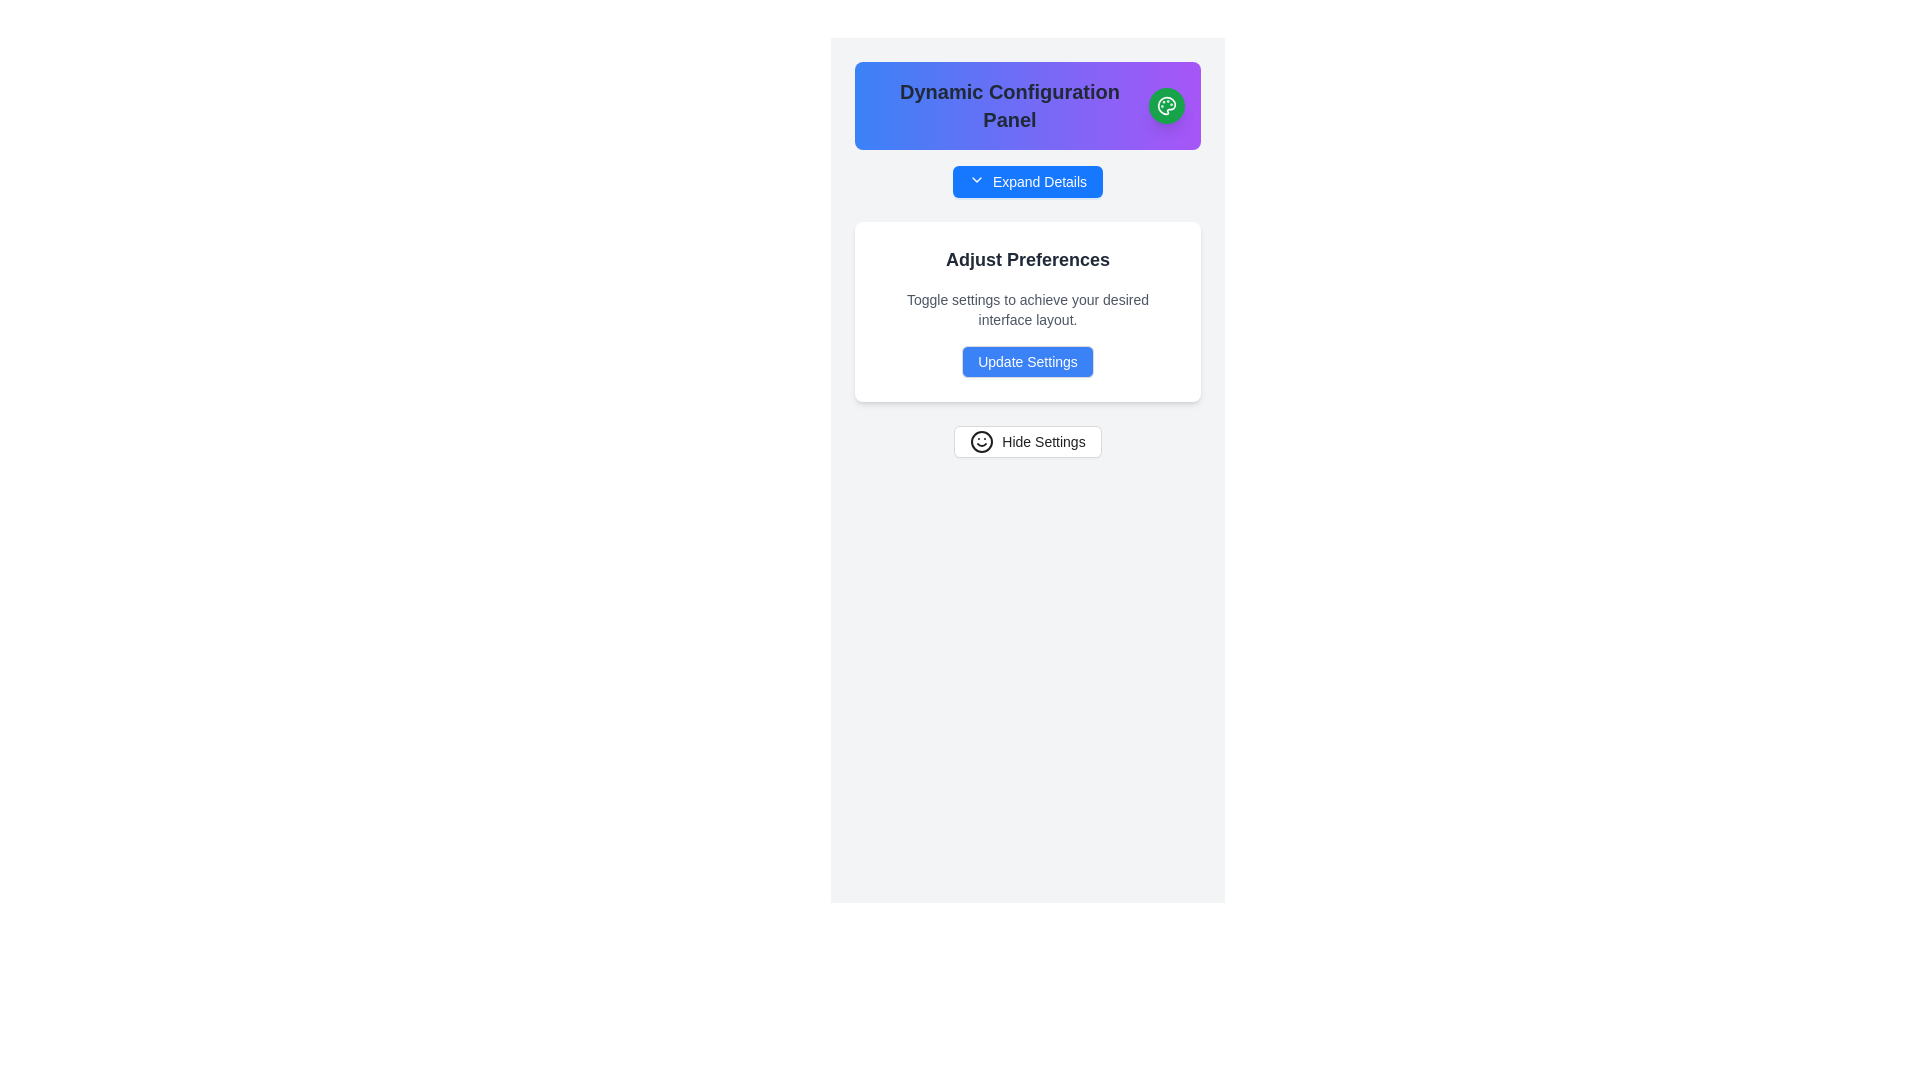 Image resolution: width=1920 pixels, height=1080 pixels. What do you see at coordinates (1027, 309) in the screenshot?
I see `the guidance text element located below the 'Adjust Preferences' heading and above the 'Update Settings' button` at bounding box center [1027, 309].